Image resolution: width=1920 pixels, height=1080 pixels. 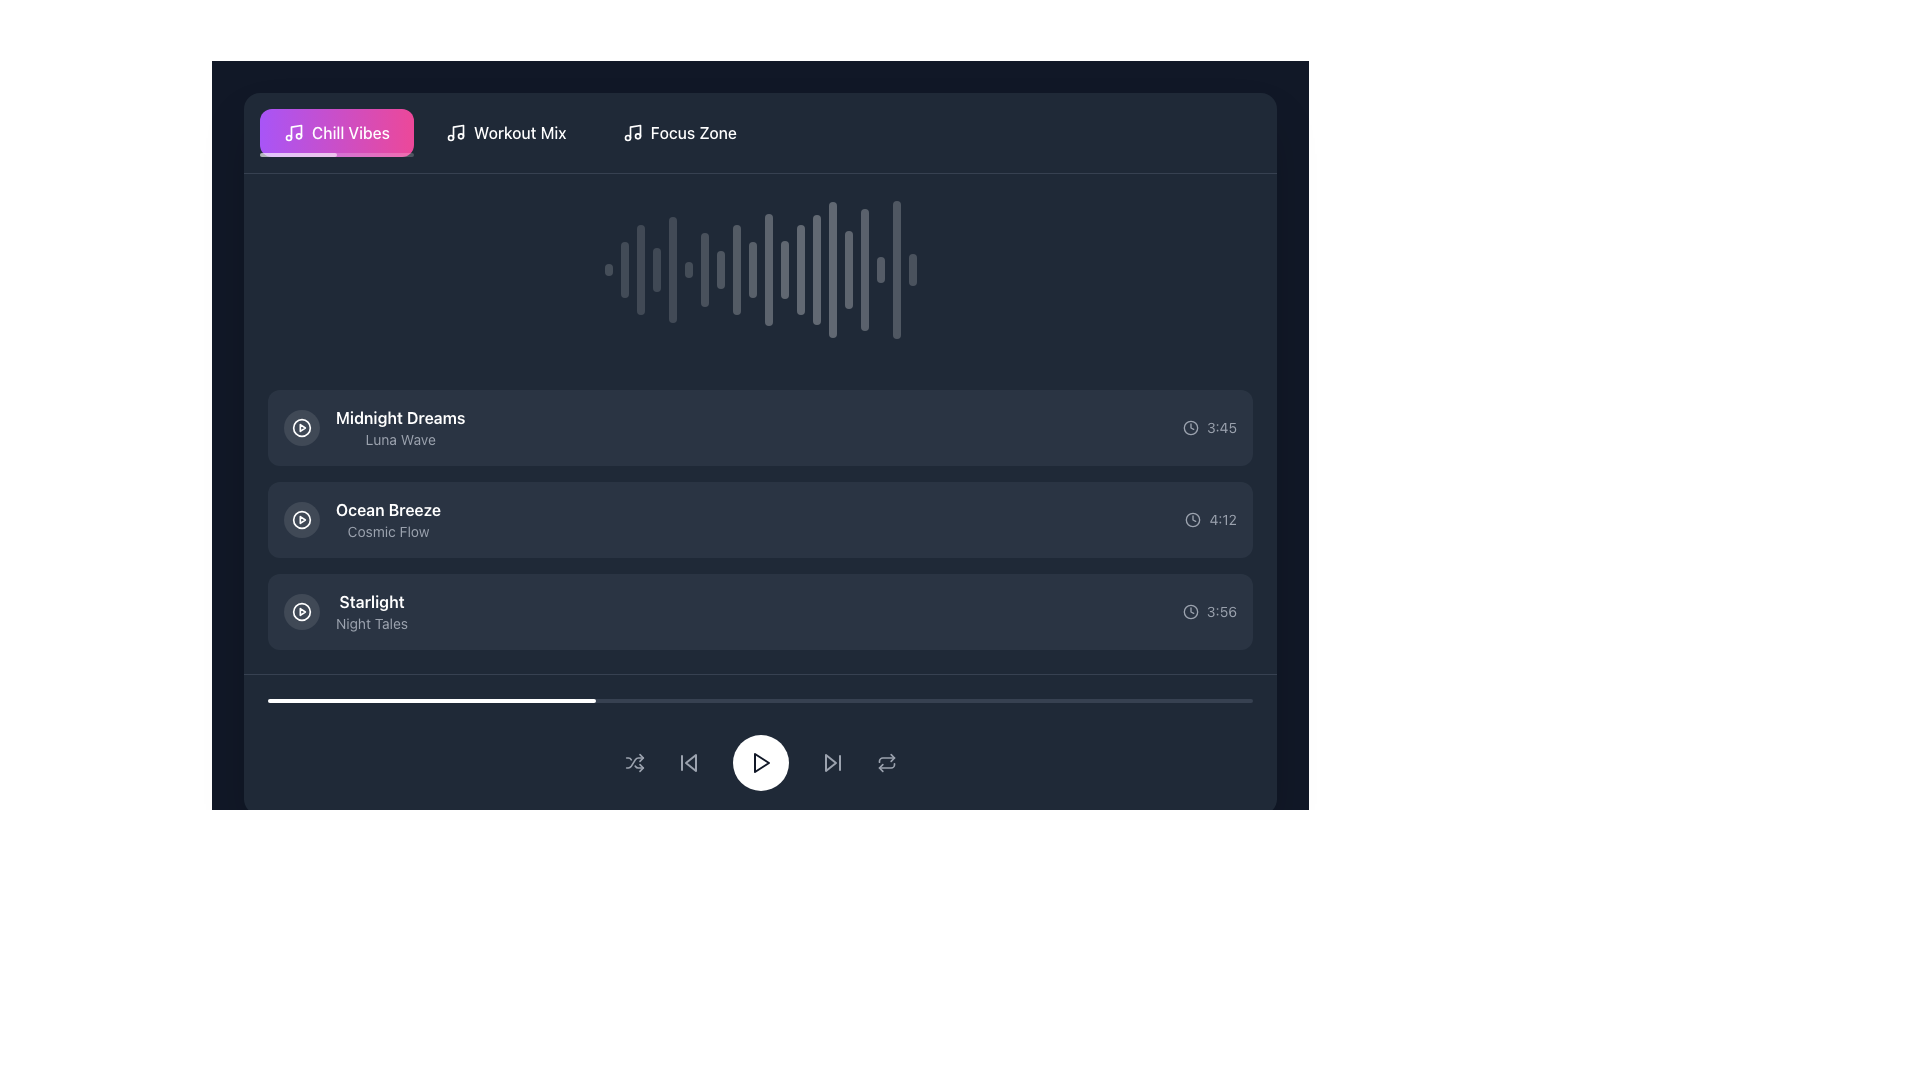 What do you see at coordinates (759, 763) in the screenshot?
I see `the central play/pause button in the group of playback control icons at the bottom of the interface` at bounding box center [759, 763].